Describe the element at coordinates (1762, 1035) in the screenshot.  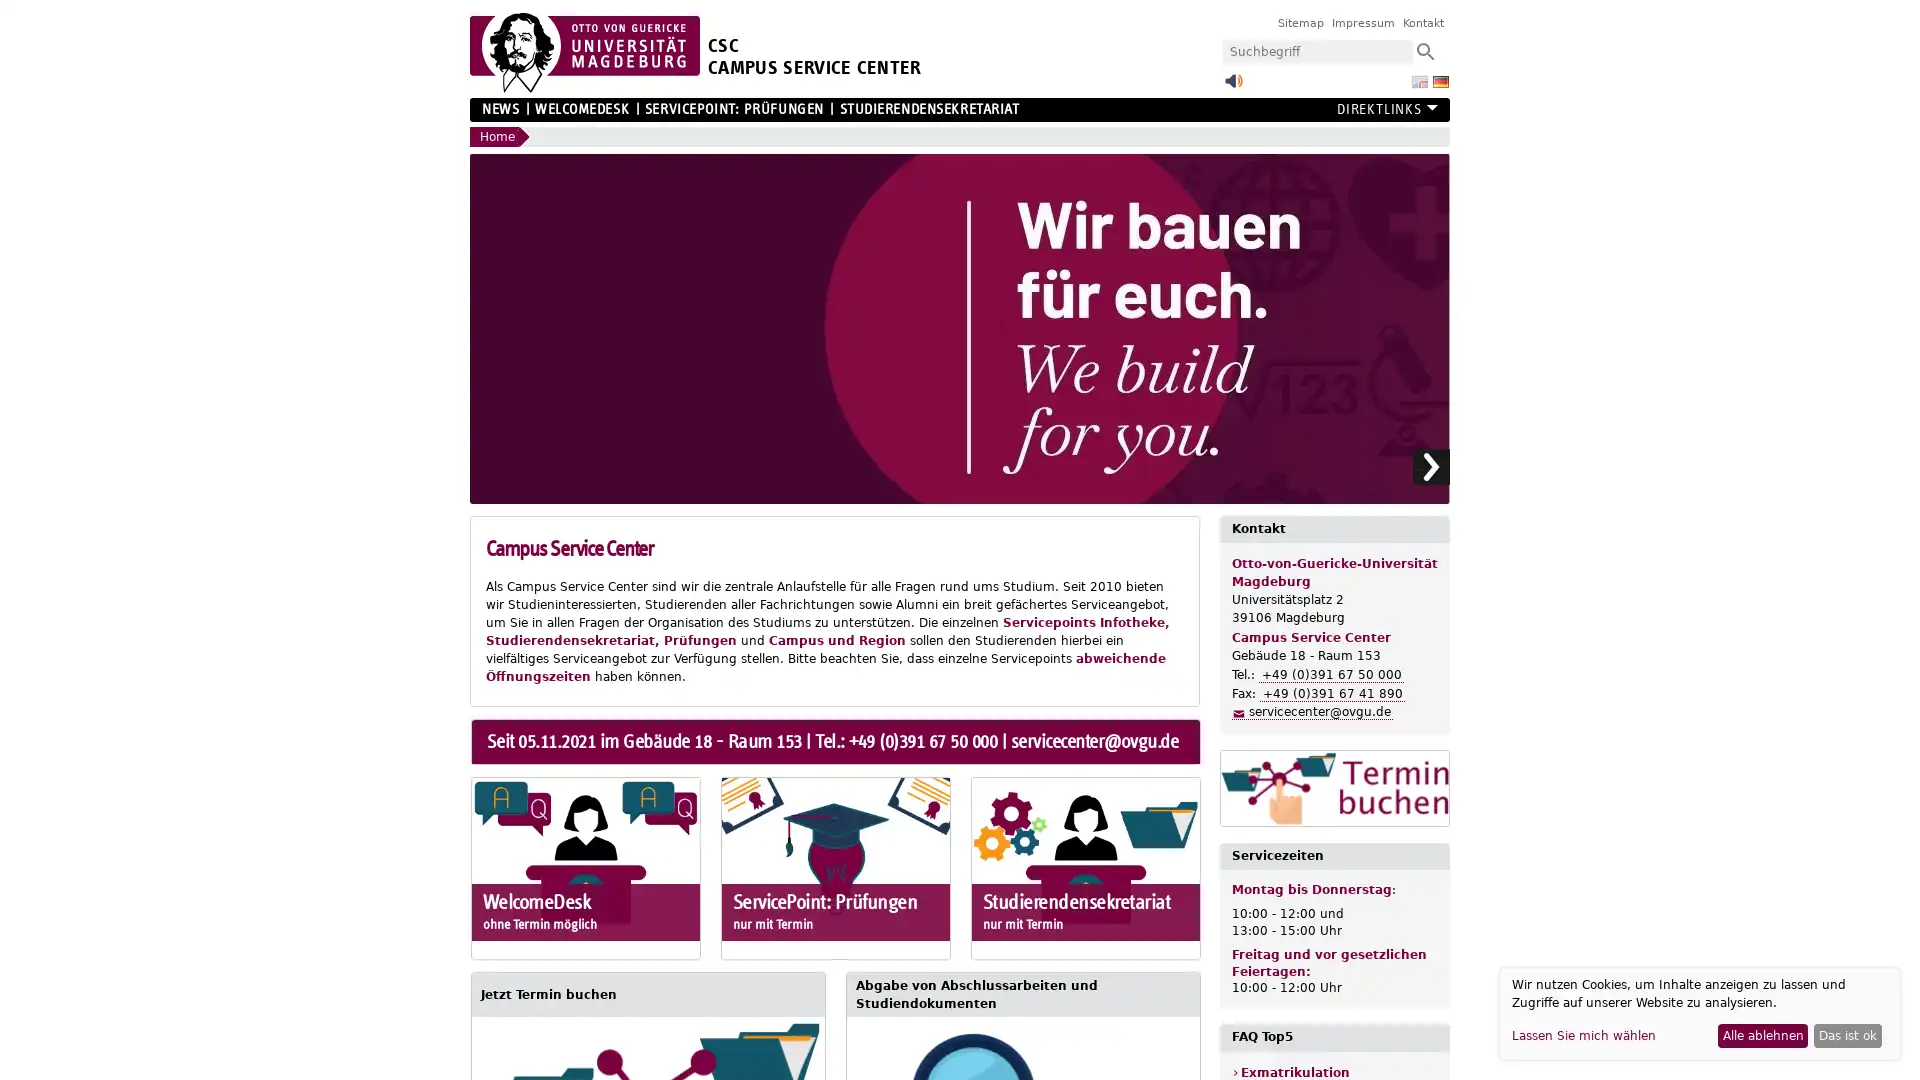
I see `Alle ablehnen` at that location.